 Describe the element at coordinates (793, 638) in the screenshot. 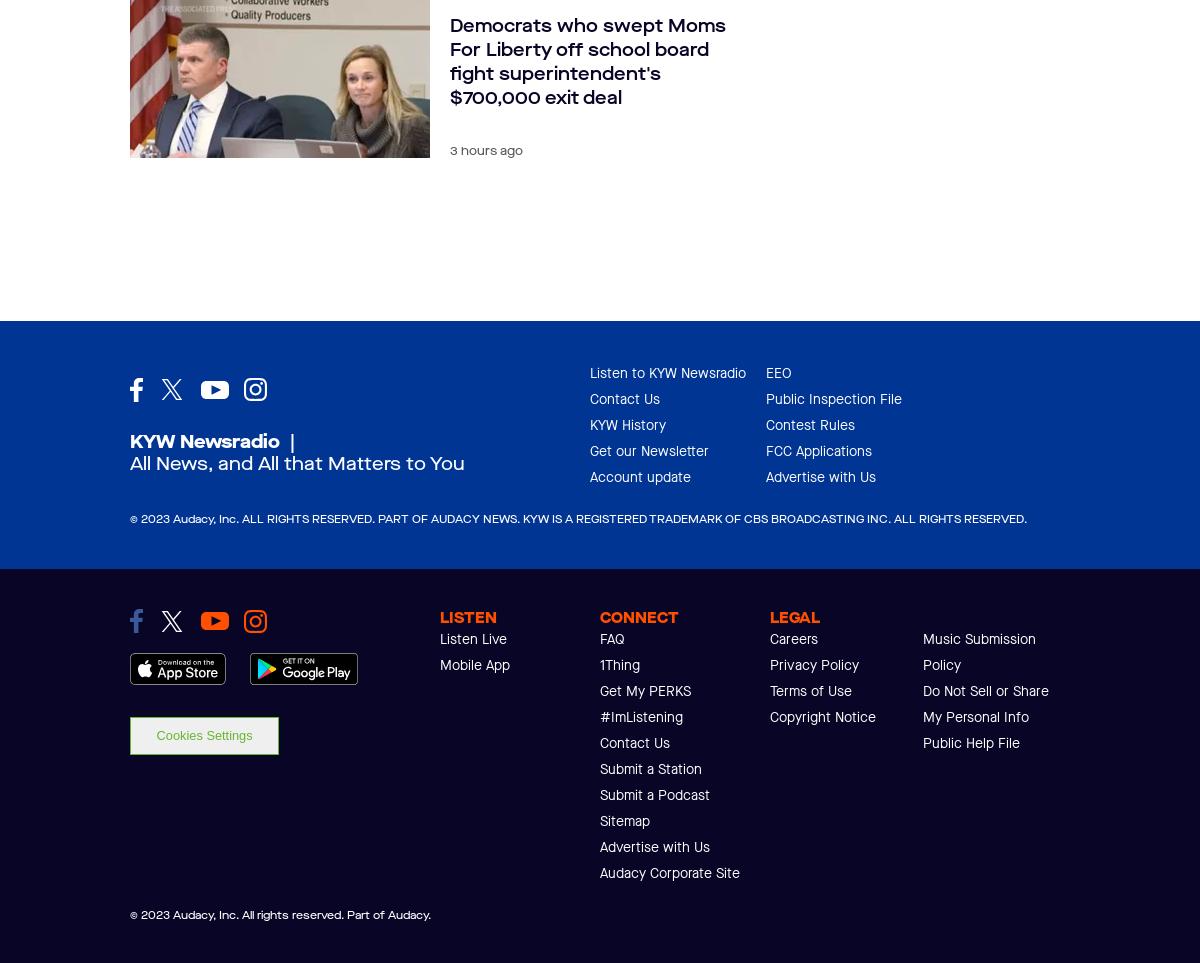

I see `'Careers'` at that location.